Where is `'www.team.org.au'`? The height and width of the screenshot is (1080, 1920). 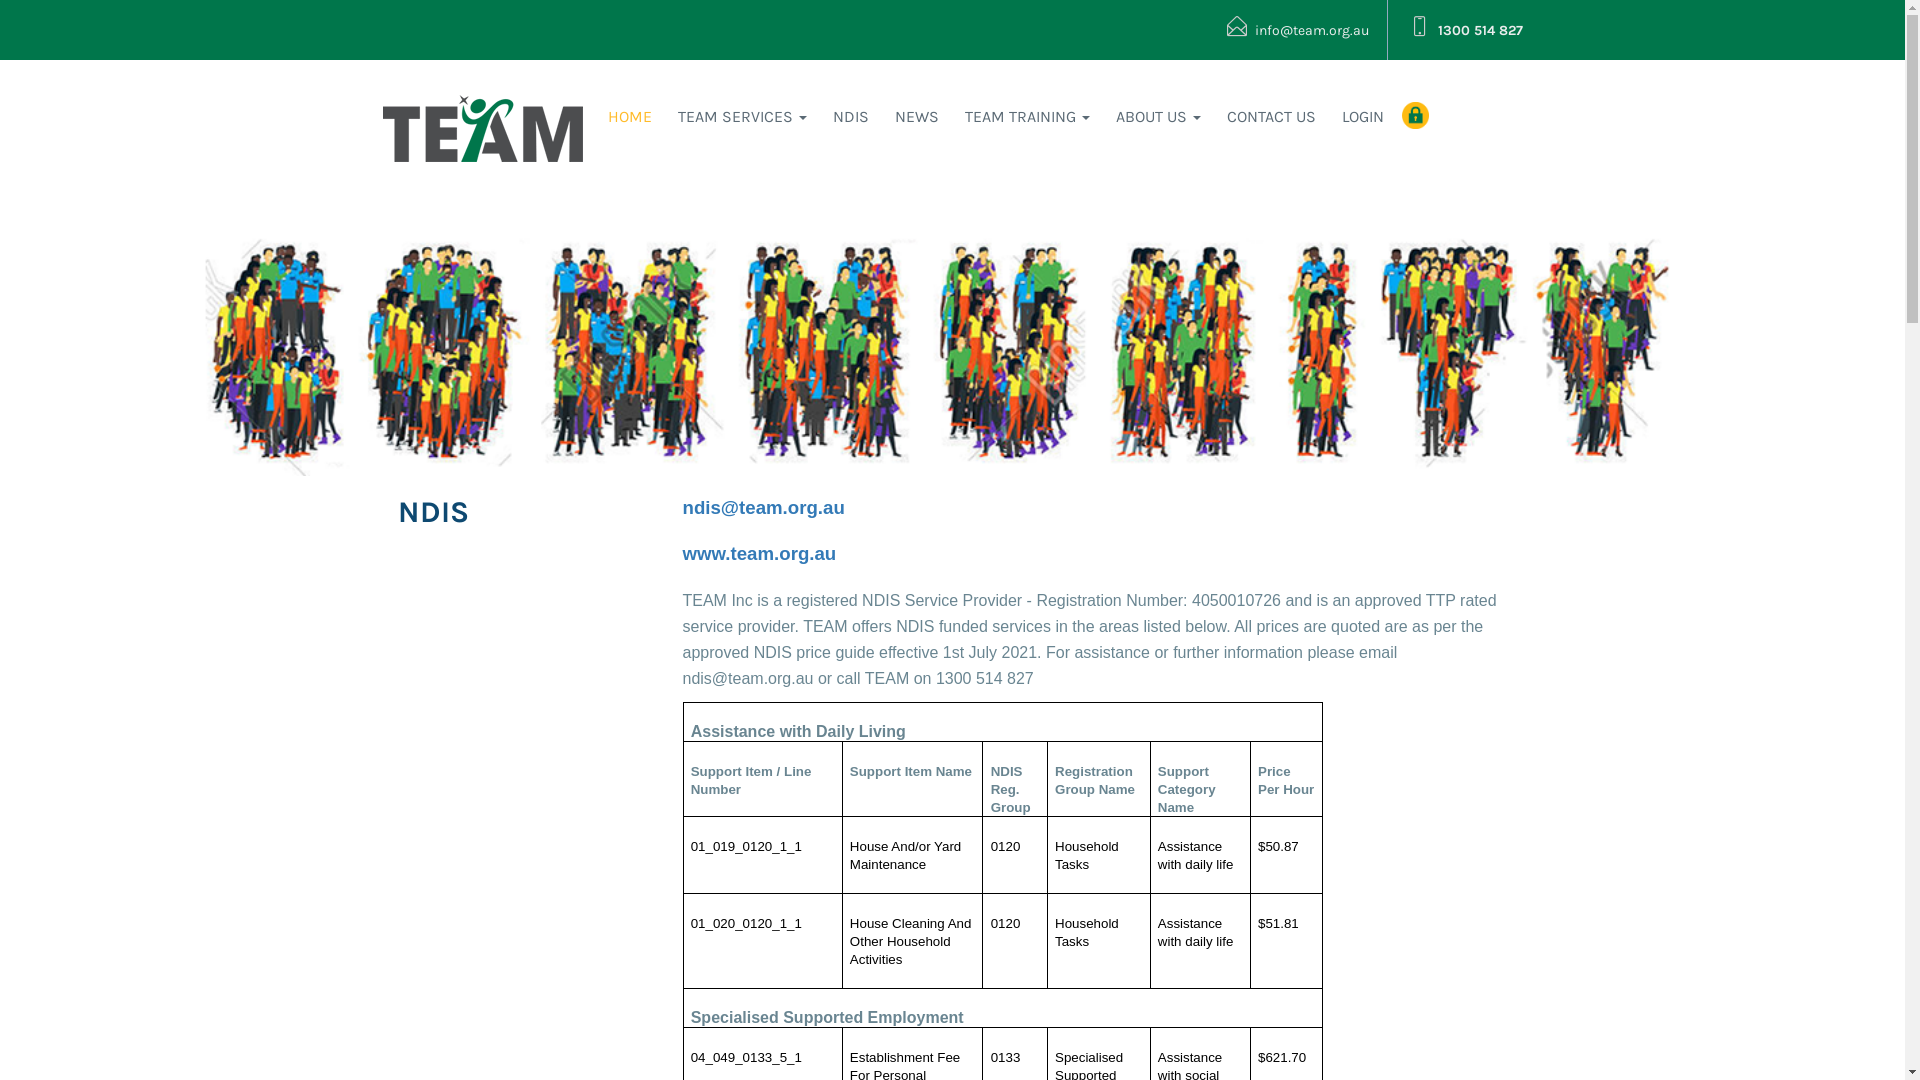 'www.team.org.au' is located at coordinates (681, 555).